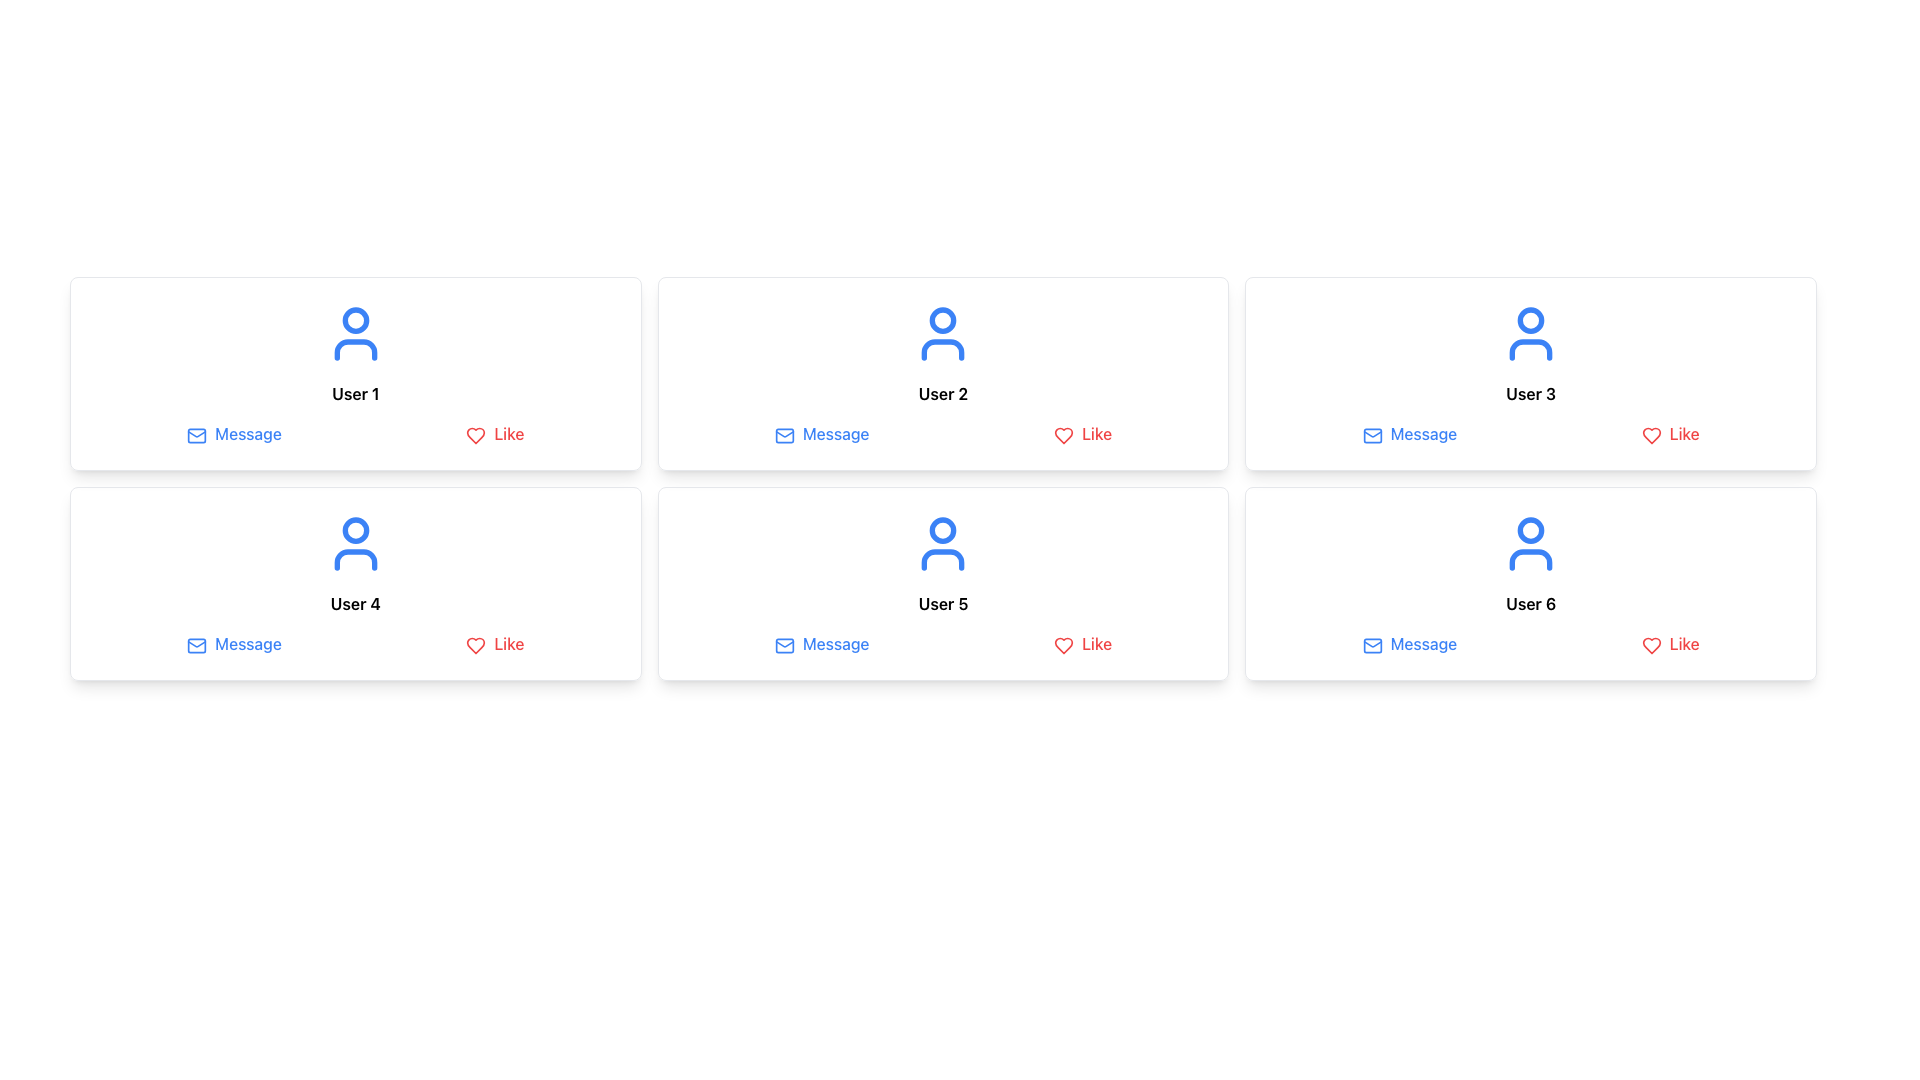  Describe the element at coordinates (783, 434) in the screenshot. I see `the message icon located within the profile card for User 2, positioned to the left of the 'Message' label` at that location.